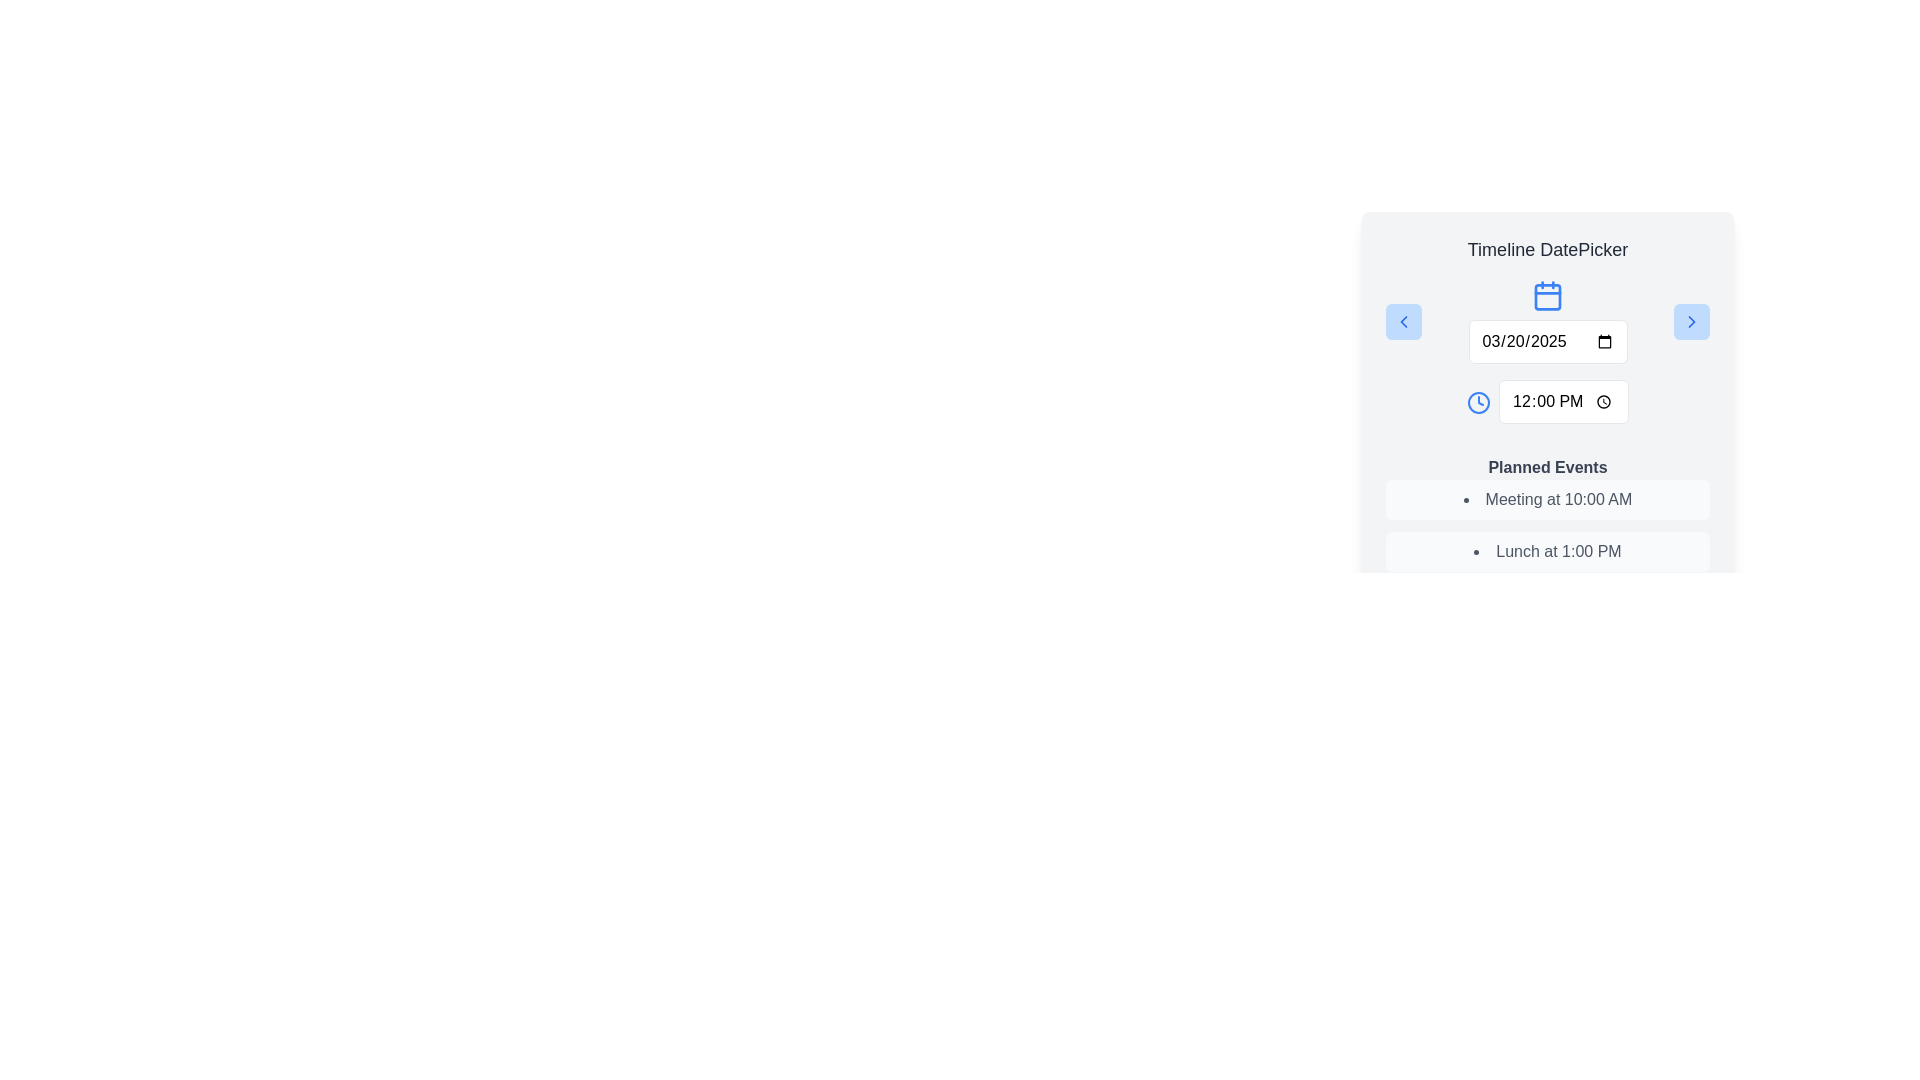 This screenshot has width=1920, height=1080. Describe the element at coordinates (1402, 320) in the screenshot. I see `the leftward pointing blue arrow button` at that location.